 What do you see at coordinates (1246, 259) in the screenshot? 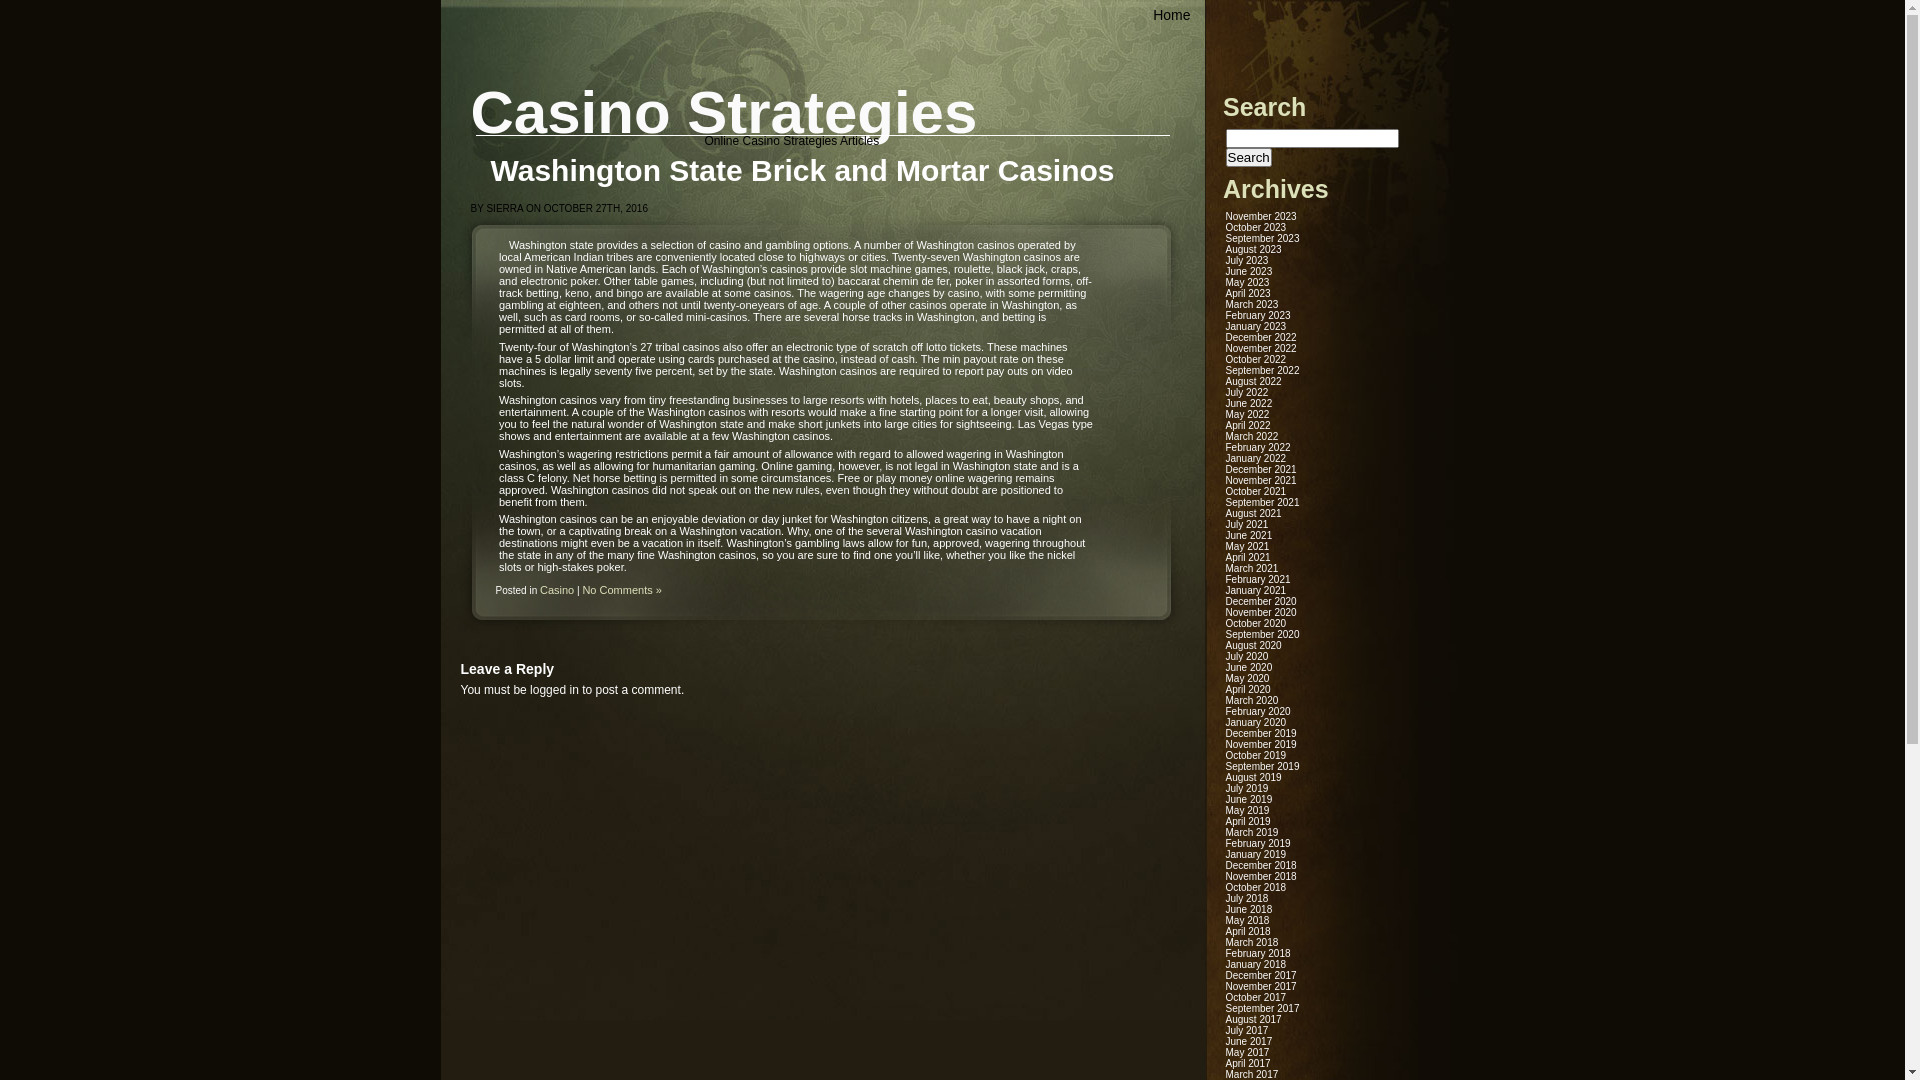
I see `'July 2023'` at bounding box center [1246, 259].